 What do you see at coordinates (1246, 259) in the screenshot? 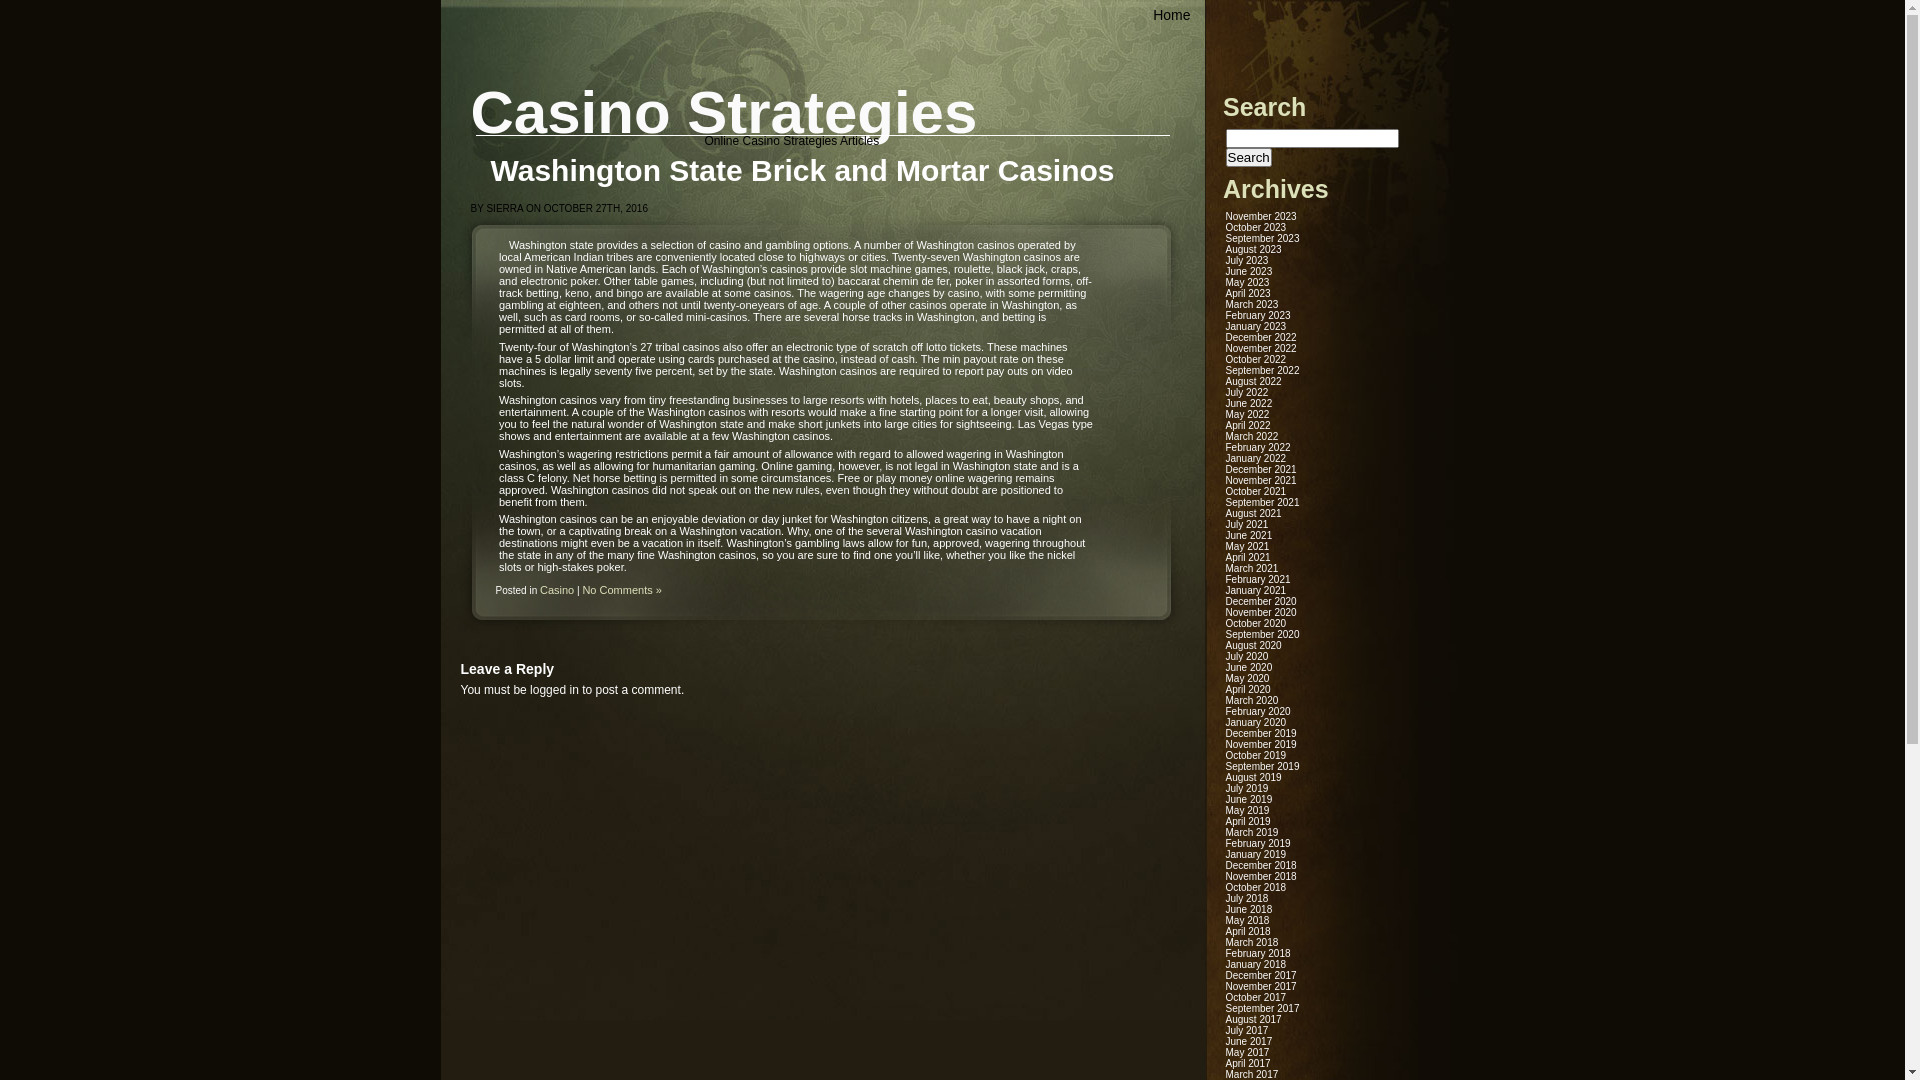
I see `'July 2023'` at bounding box center [1246, 259].